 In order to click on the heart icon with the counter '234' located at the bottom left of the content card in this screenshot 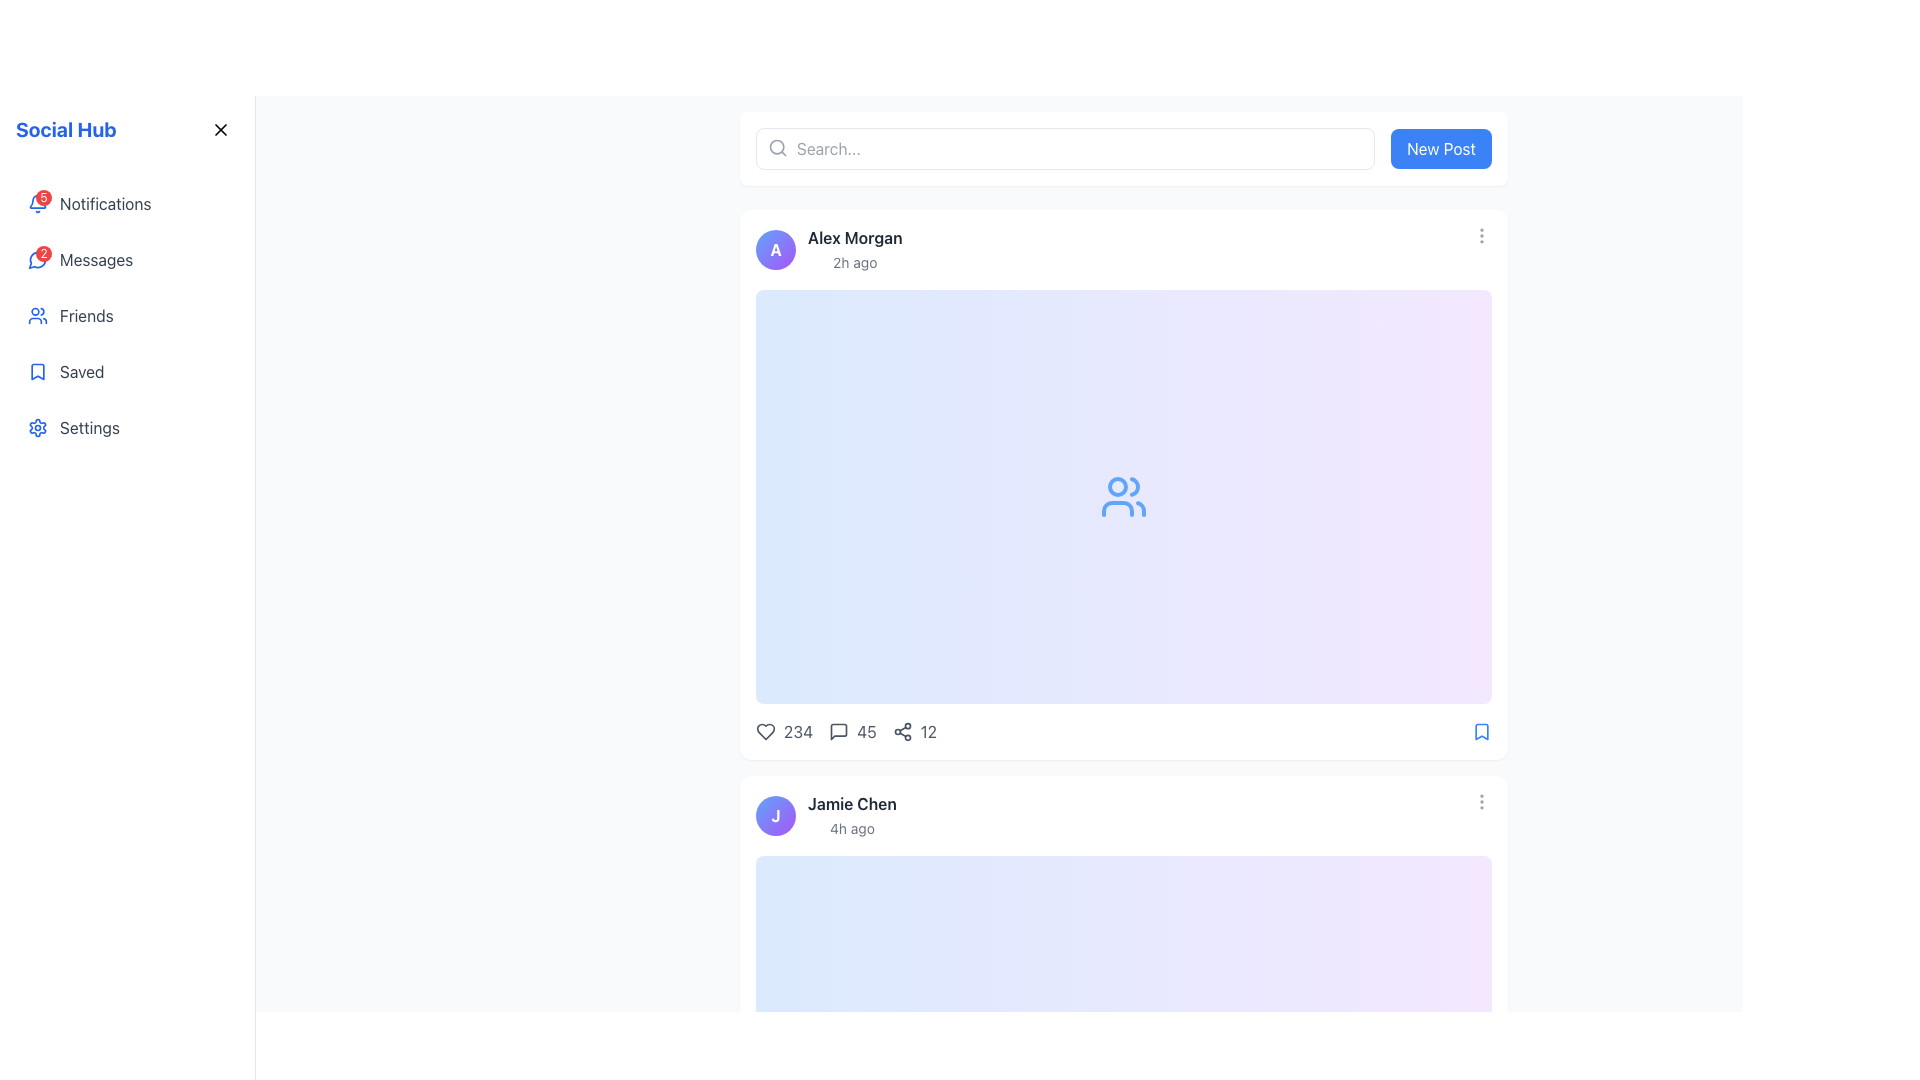, I will do `click(783, 732)`.